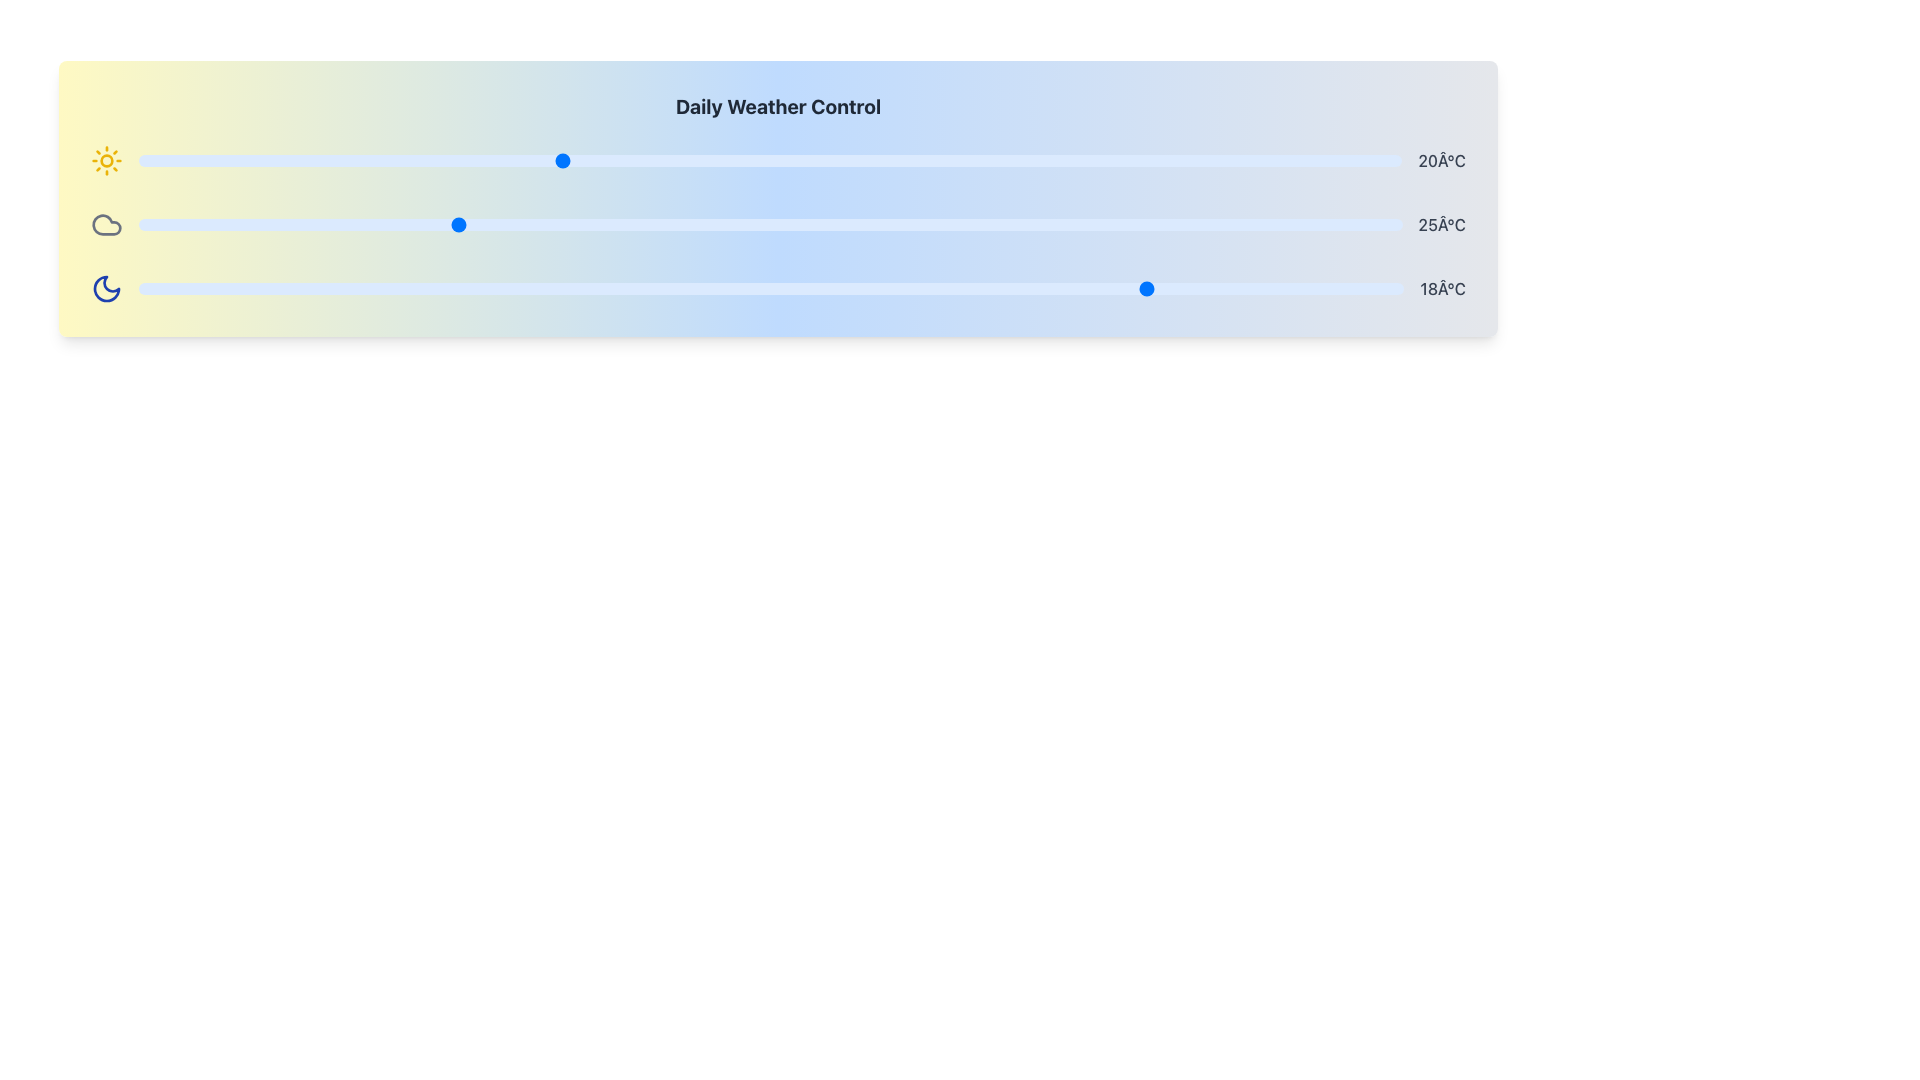 This screenshot has height=1080, width=1920. Describe the element at coordinates (1339, 224) in the screenshot. I see `the slider value` at that location.